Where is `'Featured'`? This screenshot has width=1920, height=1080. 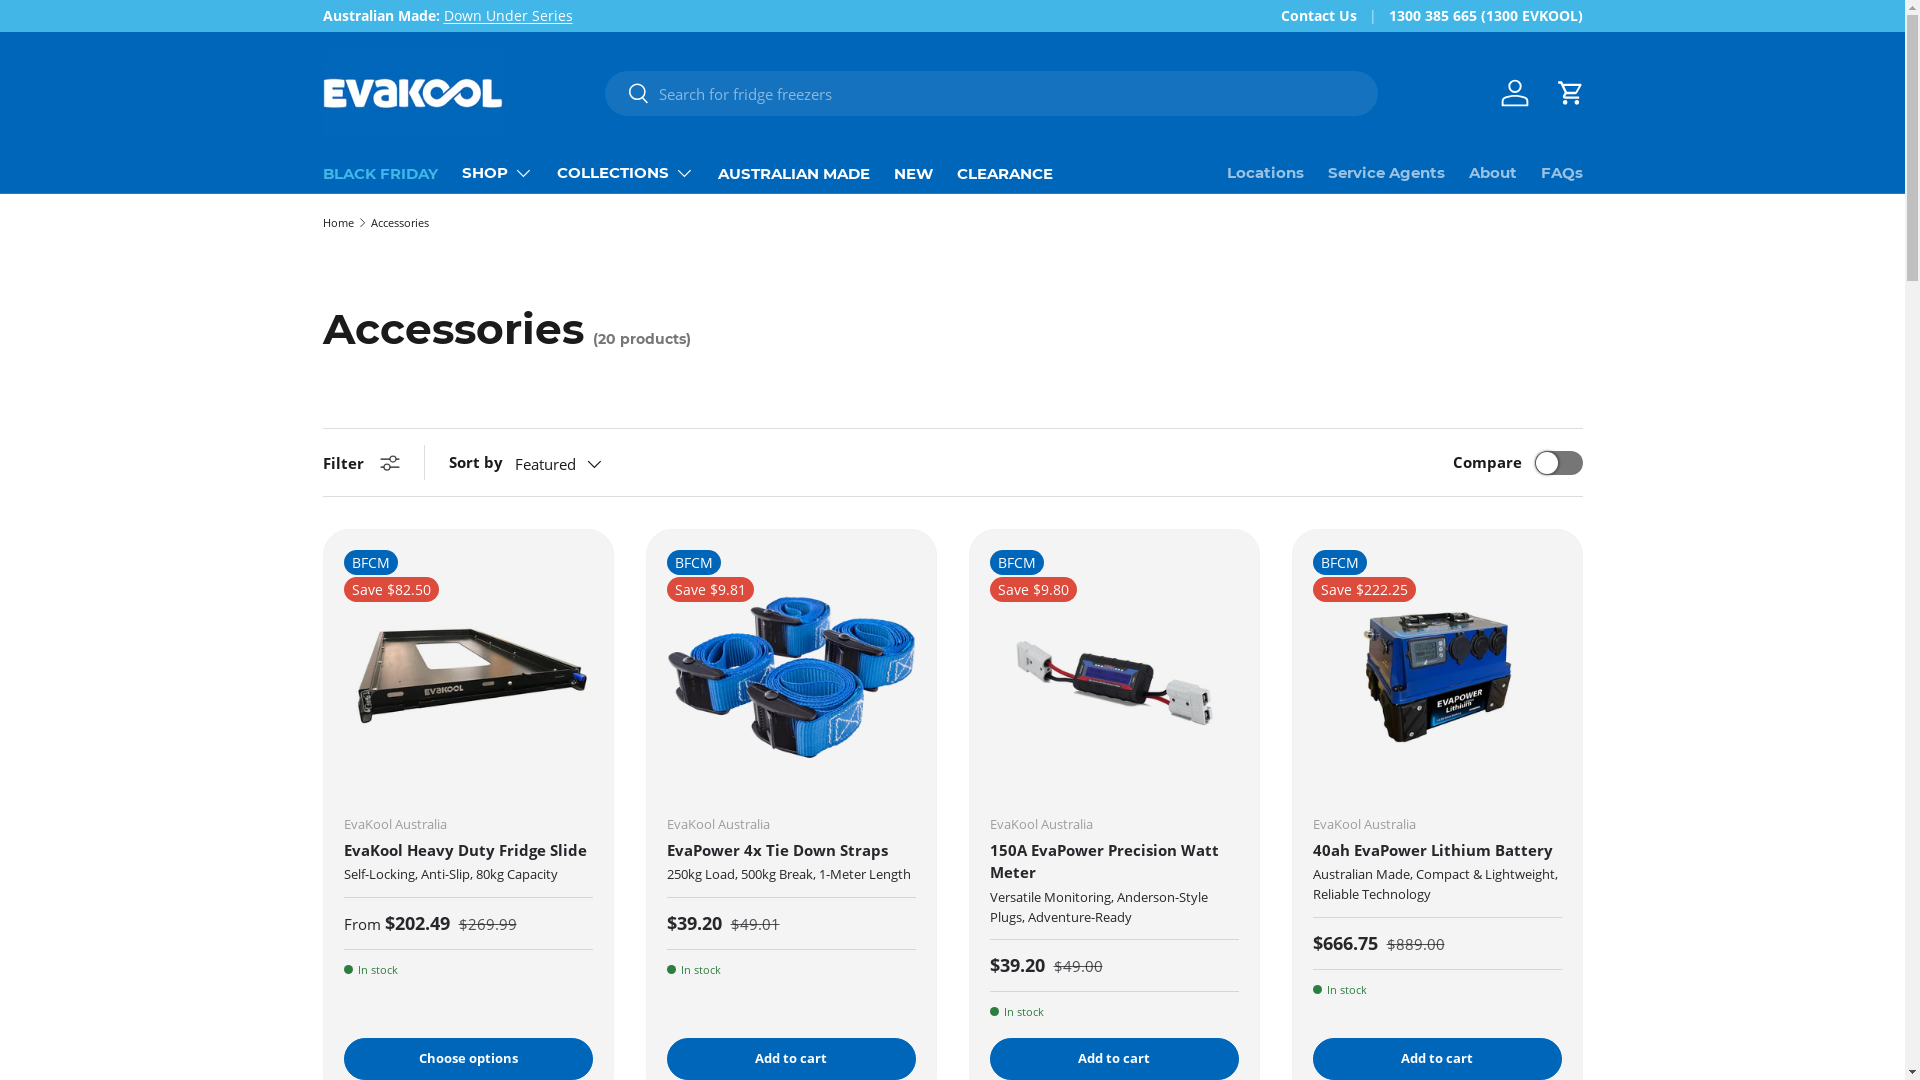 'Featured' is located at coordinates (576, 463).